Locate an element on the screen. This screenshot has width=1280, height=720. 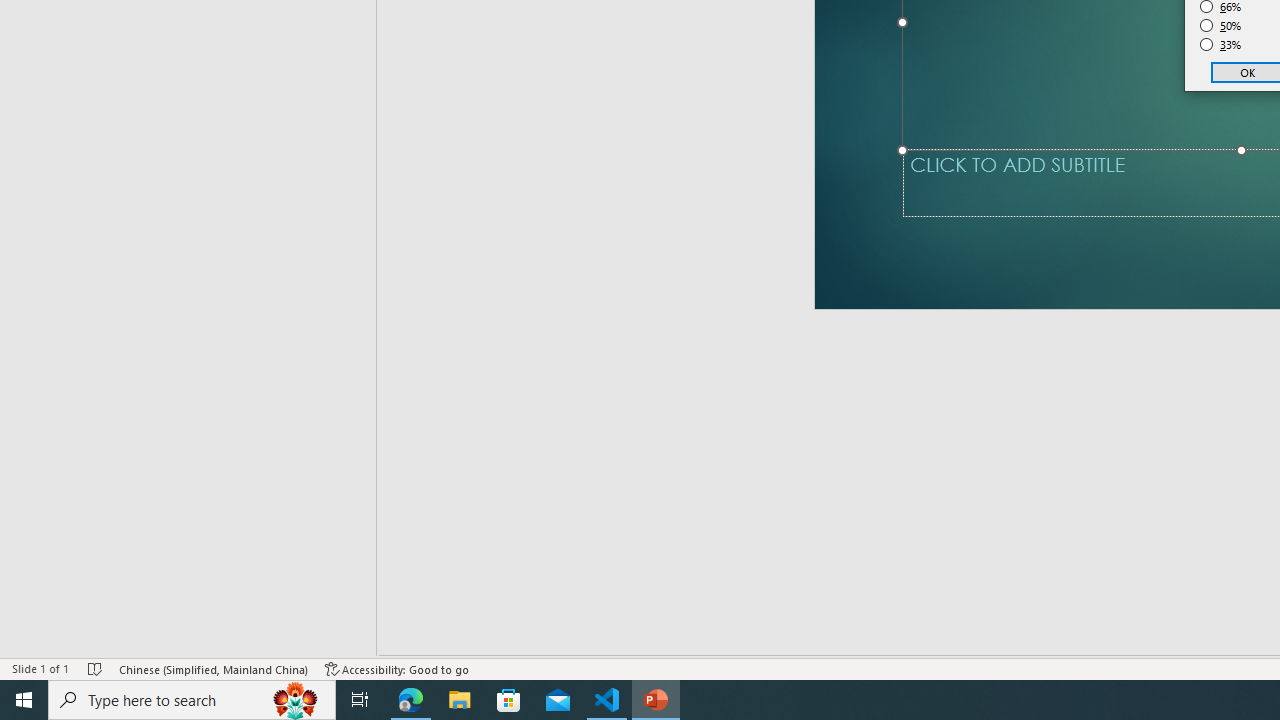
'Search highlights icon opens search home window' is located at coordinates (294, 698).